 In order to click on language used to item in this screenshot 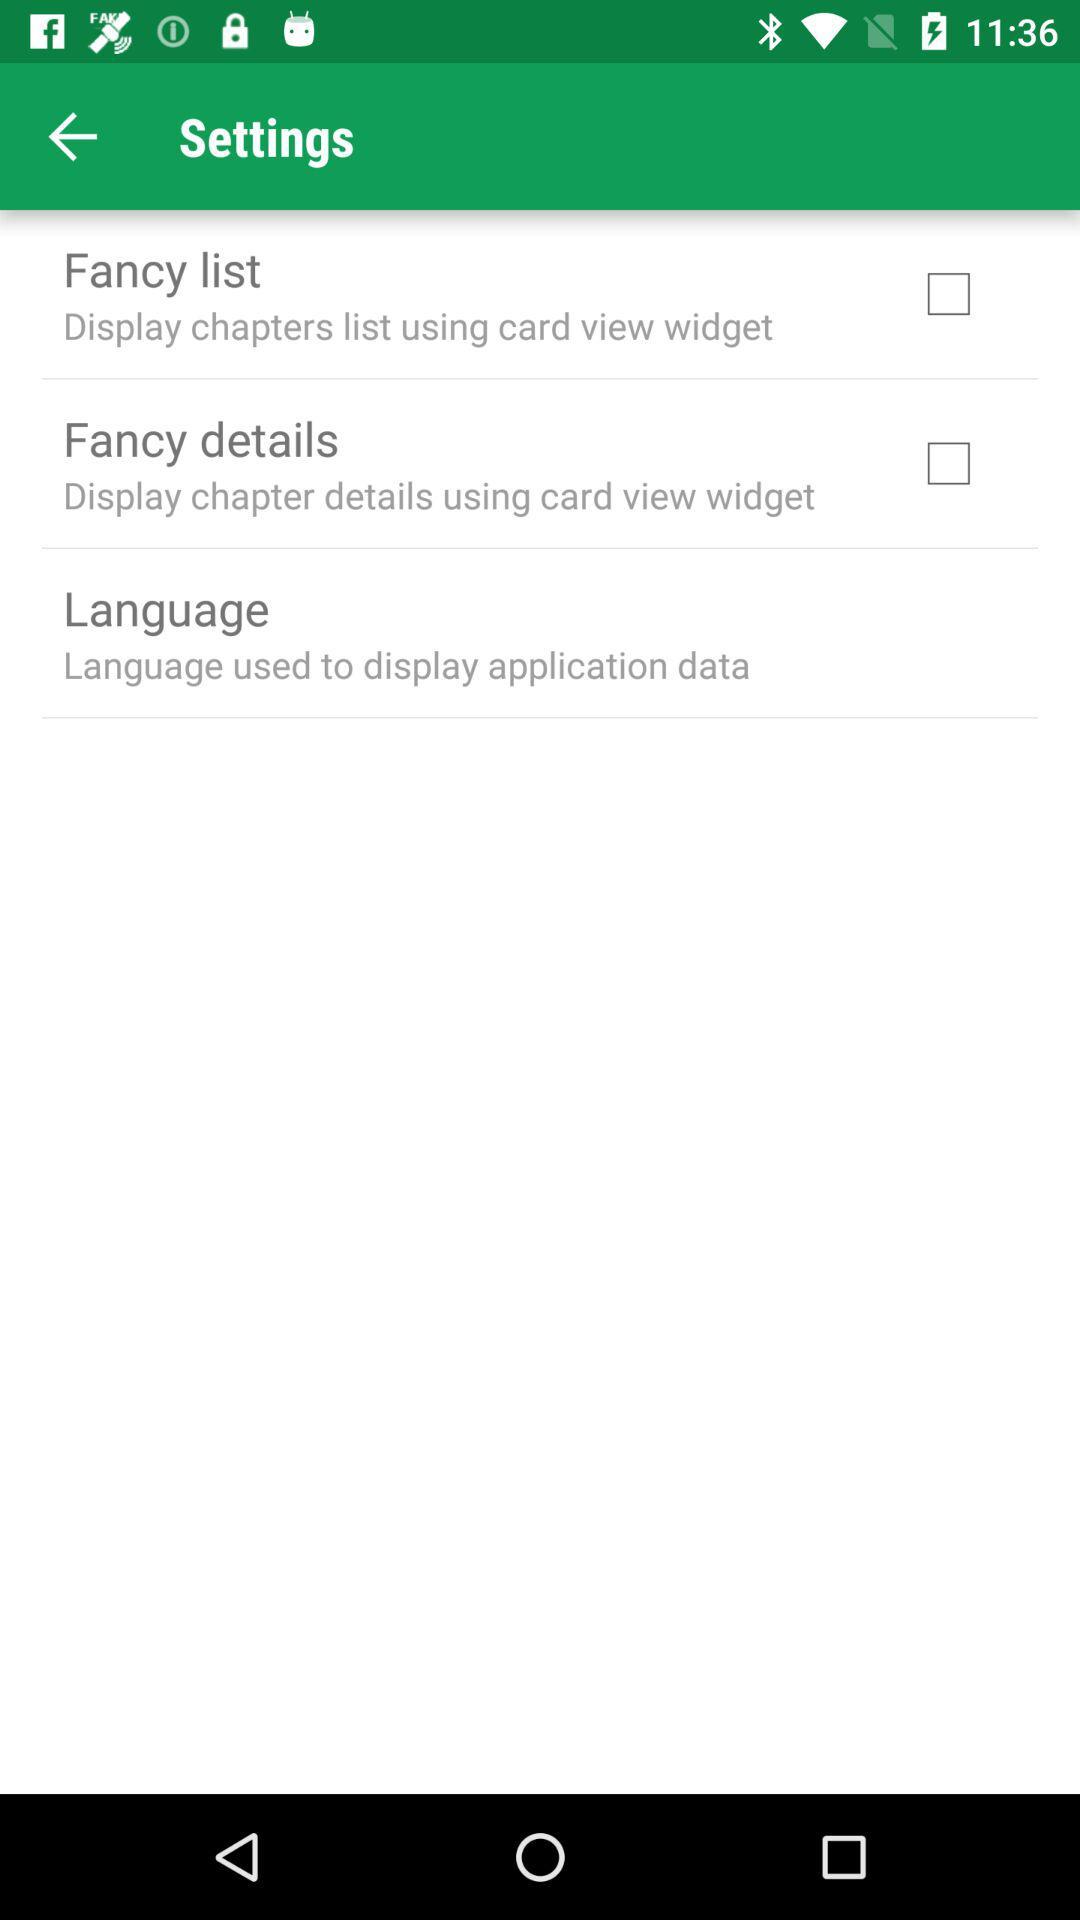, I will do `click(405, 664)`.